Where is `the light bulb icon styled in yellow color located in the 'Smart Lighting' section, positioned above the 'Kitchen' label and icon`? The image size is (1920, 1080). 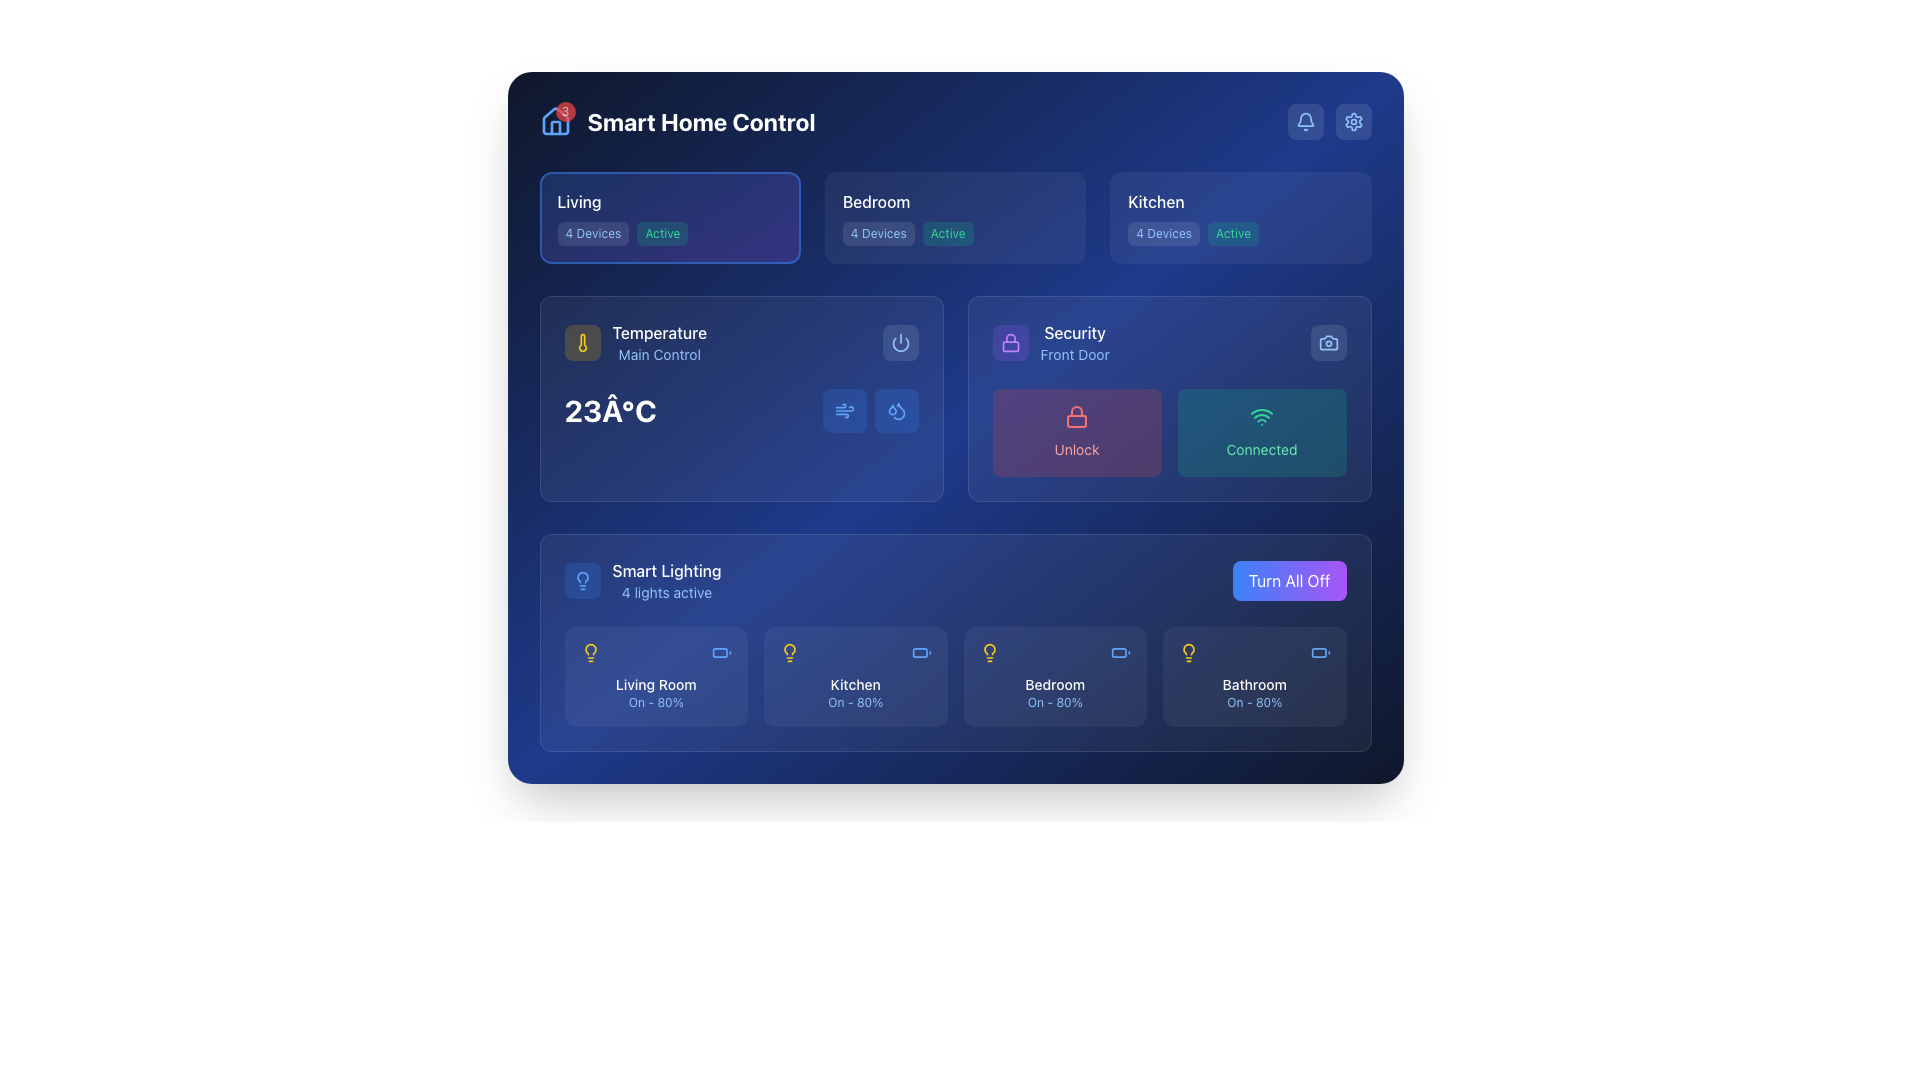
the light bulb icon styled in yellow color located in the 'Smart Lighting' section, positioned above the 'Kitchen' label and icon is located at coordinates (789, 652).